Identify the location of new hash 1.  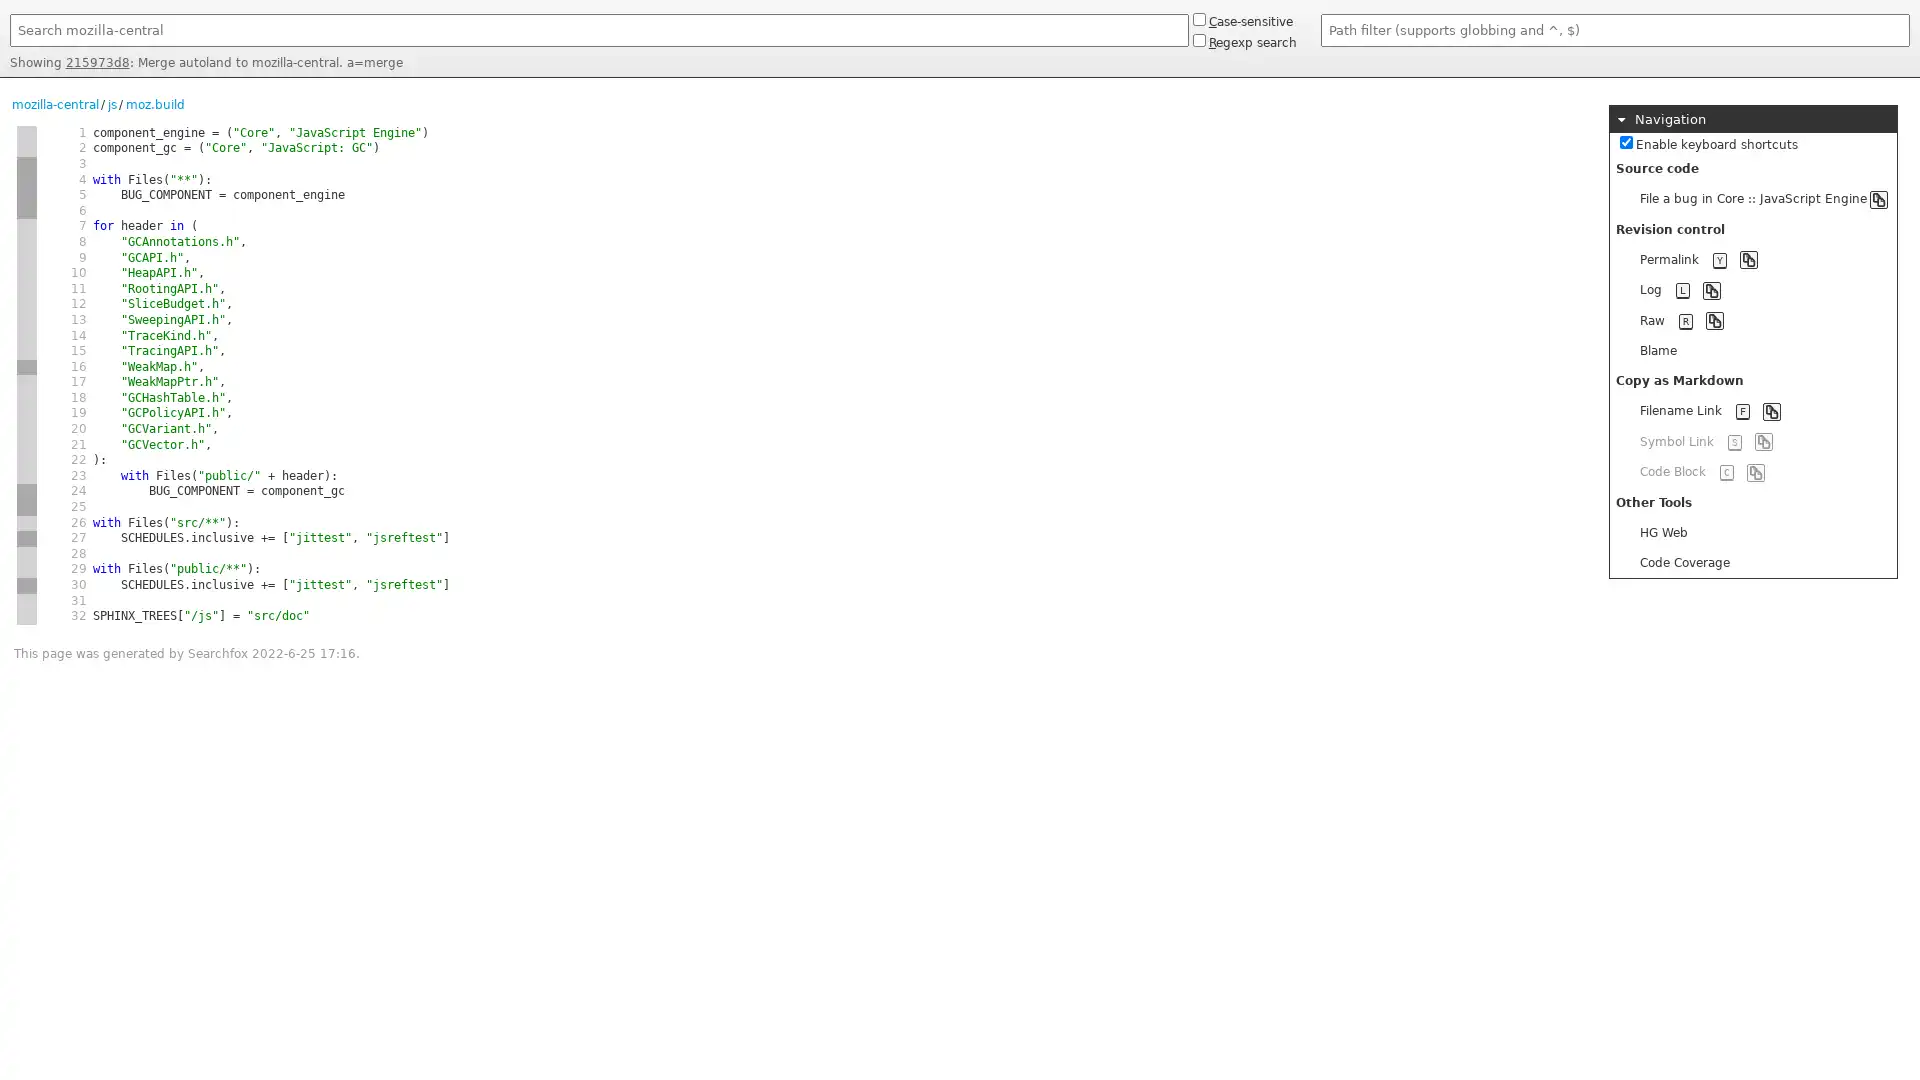
(27, 225).